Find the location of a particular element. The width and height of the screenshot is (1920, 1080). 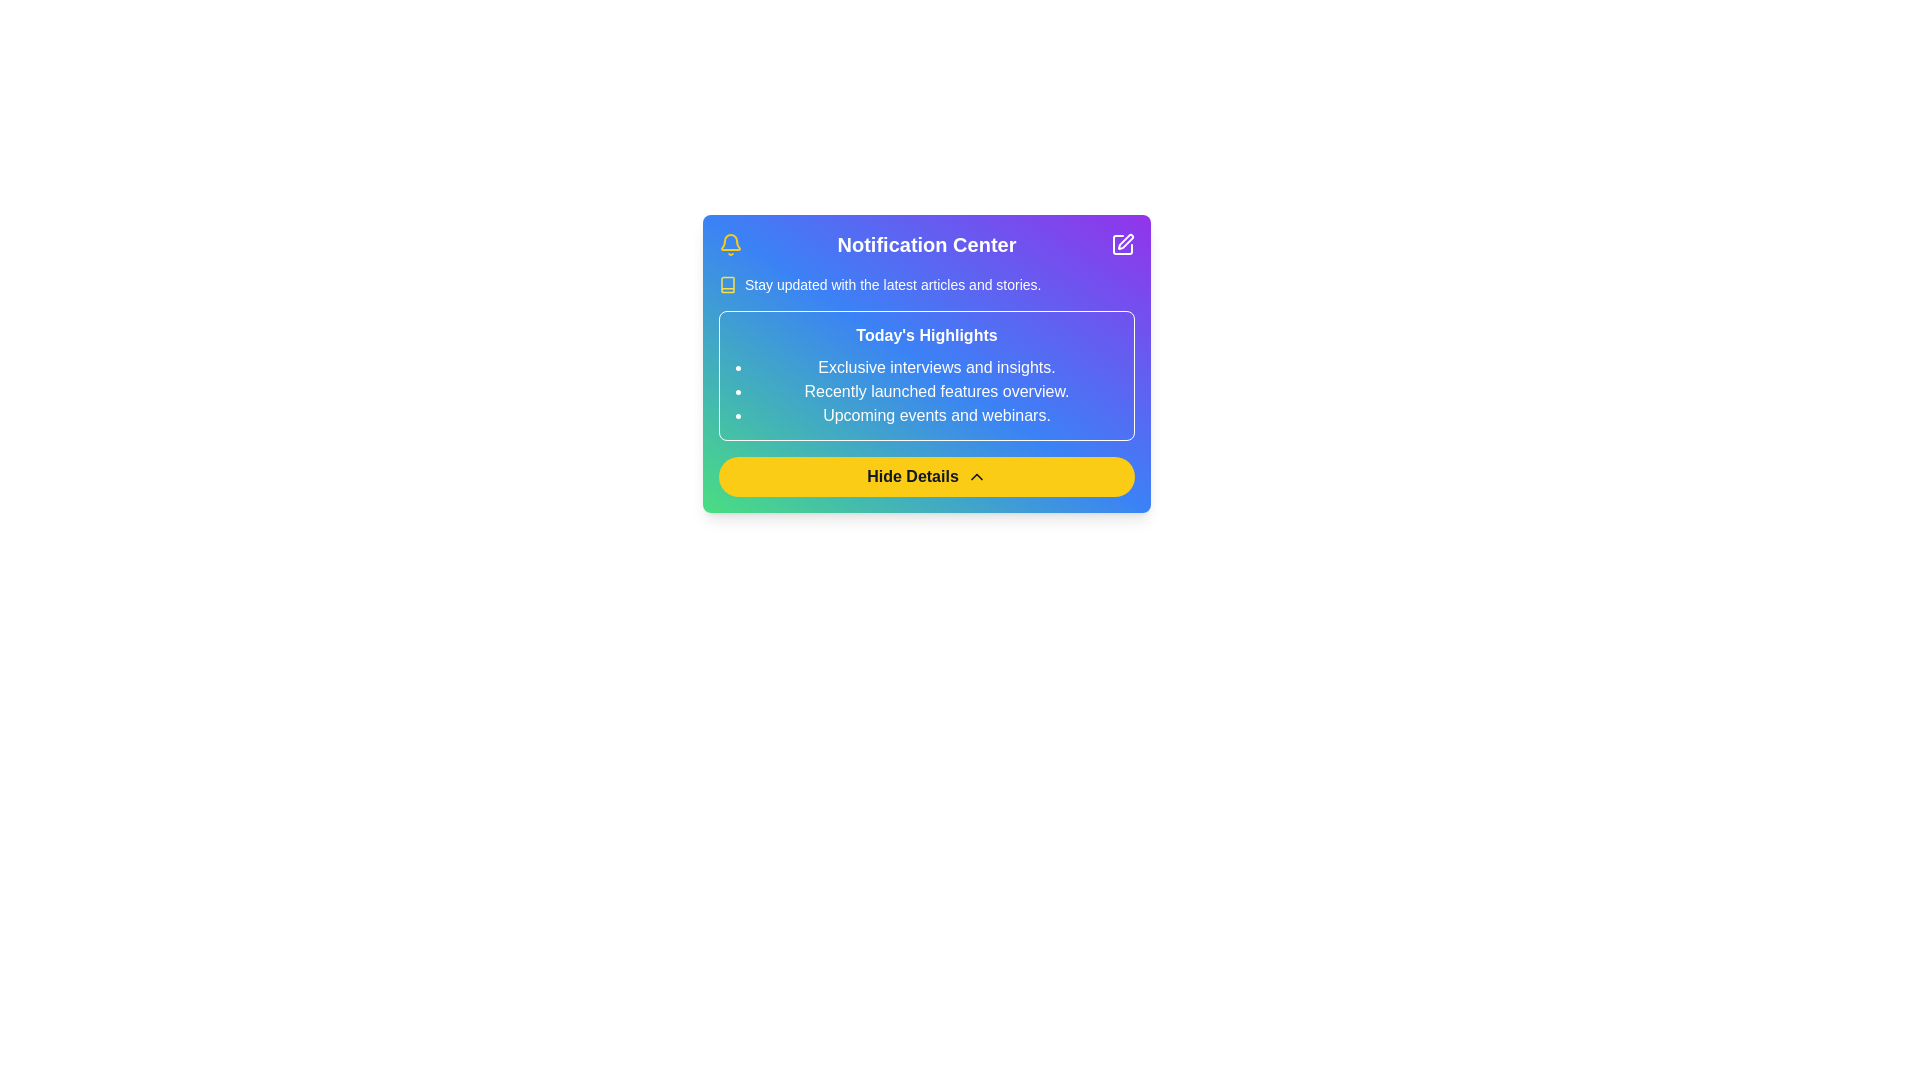

the chevron icon located at the rightmost side of the 'Hide Details' button is located at coordinates (976, 477).